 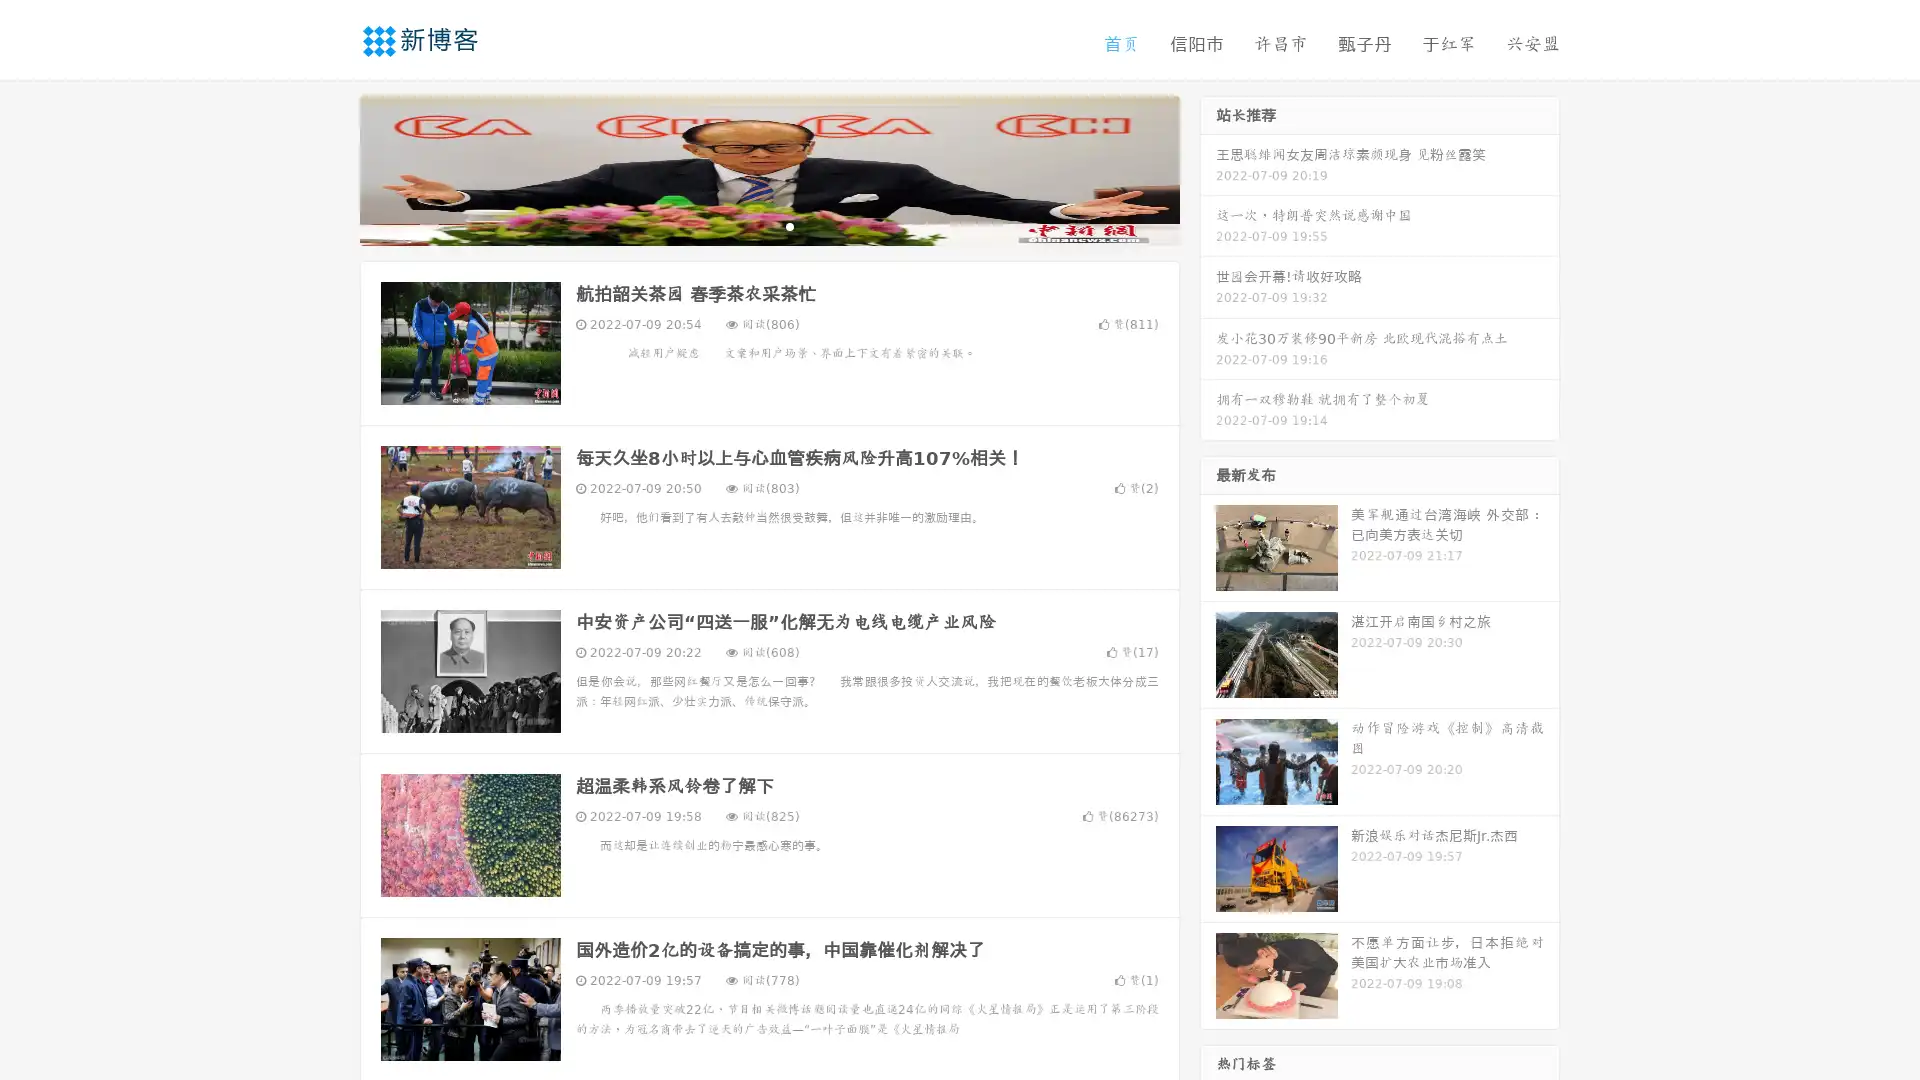 I want to click on Next slide, so click(x=1208, y=168).